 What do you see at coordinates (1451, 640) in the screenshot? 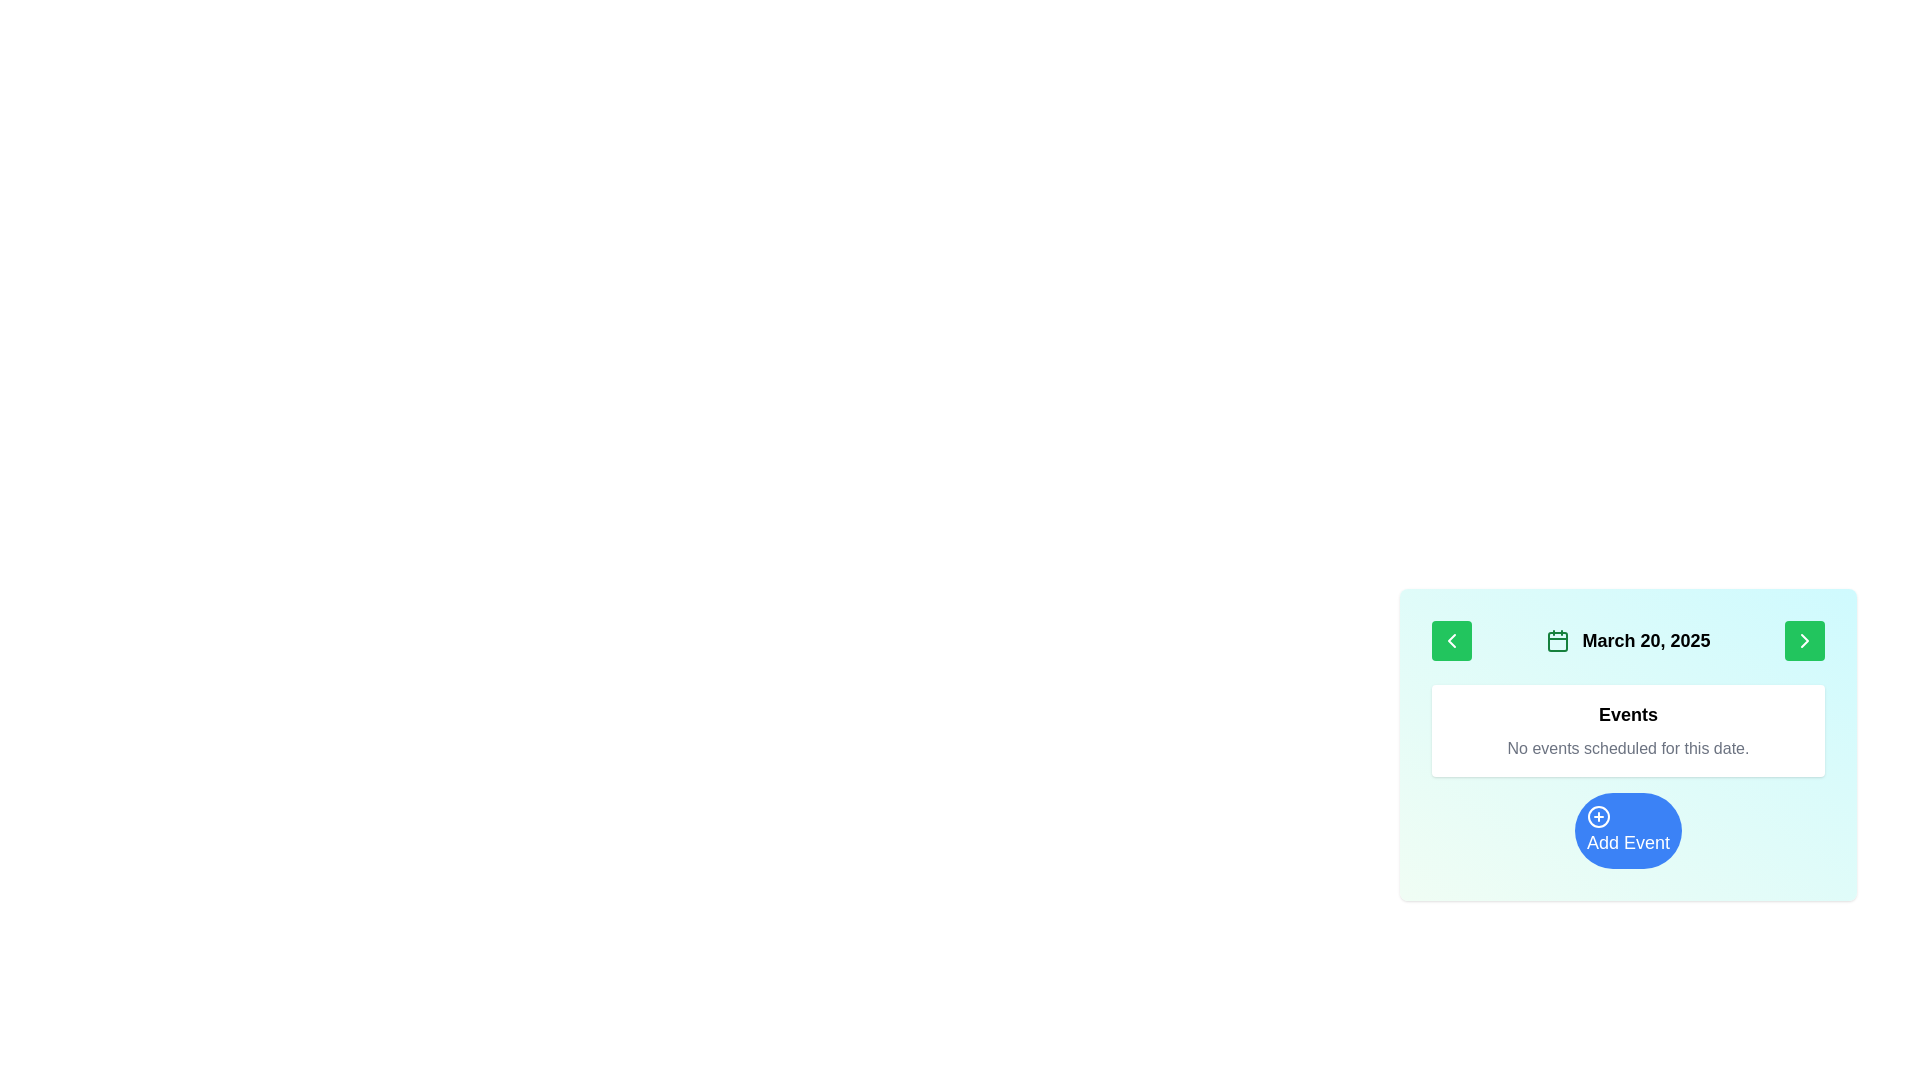
I see `the navigational icon located in the navigation bar, which is the first icon from the left` at bounding box center [1451, 640].